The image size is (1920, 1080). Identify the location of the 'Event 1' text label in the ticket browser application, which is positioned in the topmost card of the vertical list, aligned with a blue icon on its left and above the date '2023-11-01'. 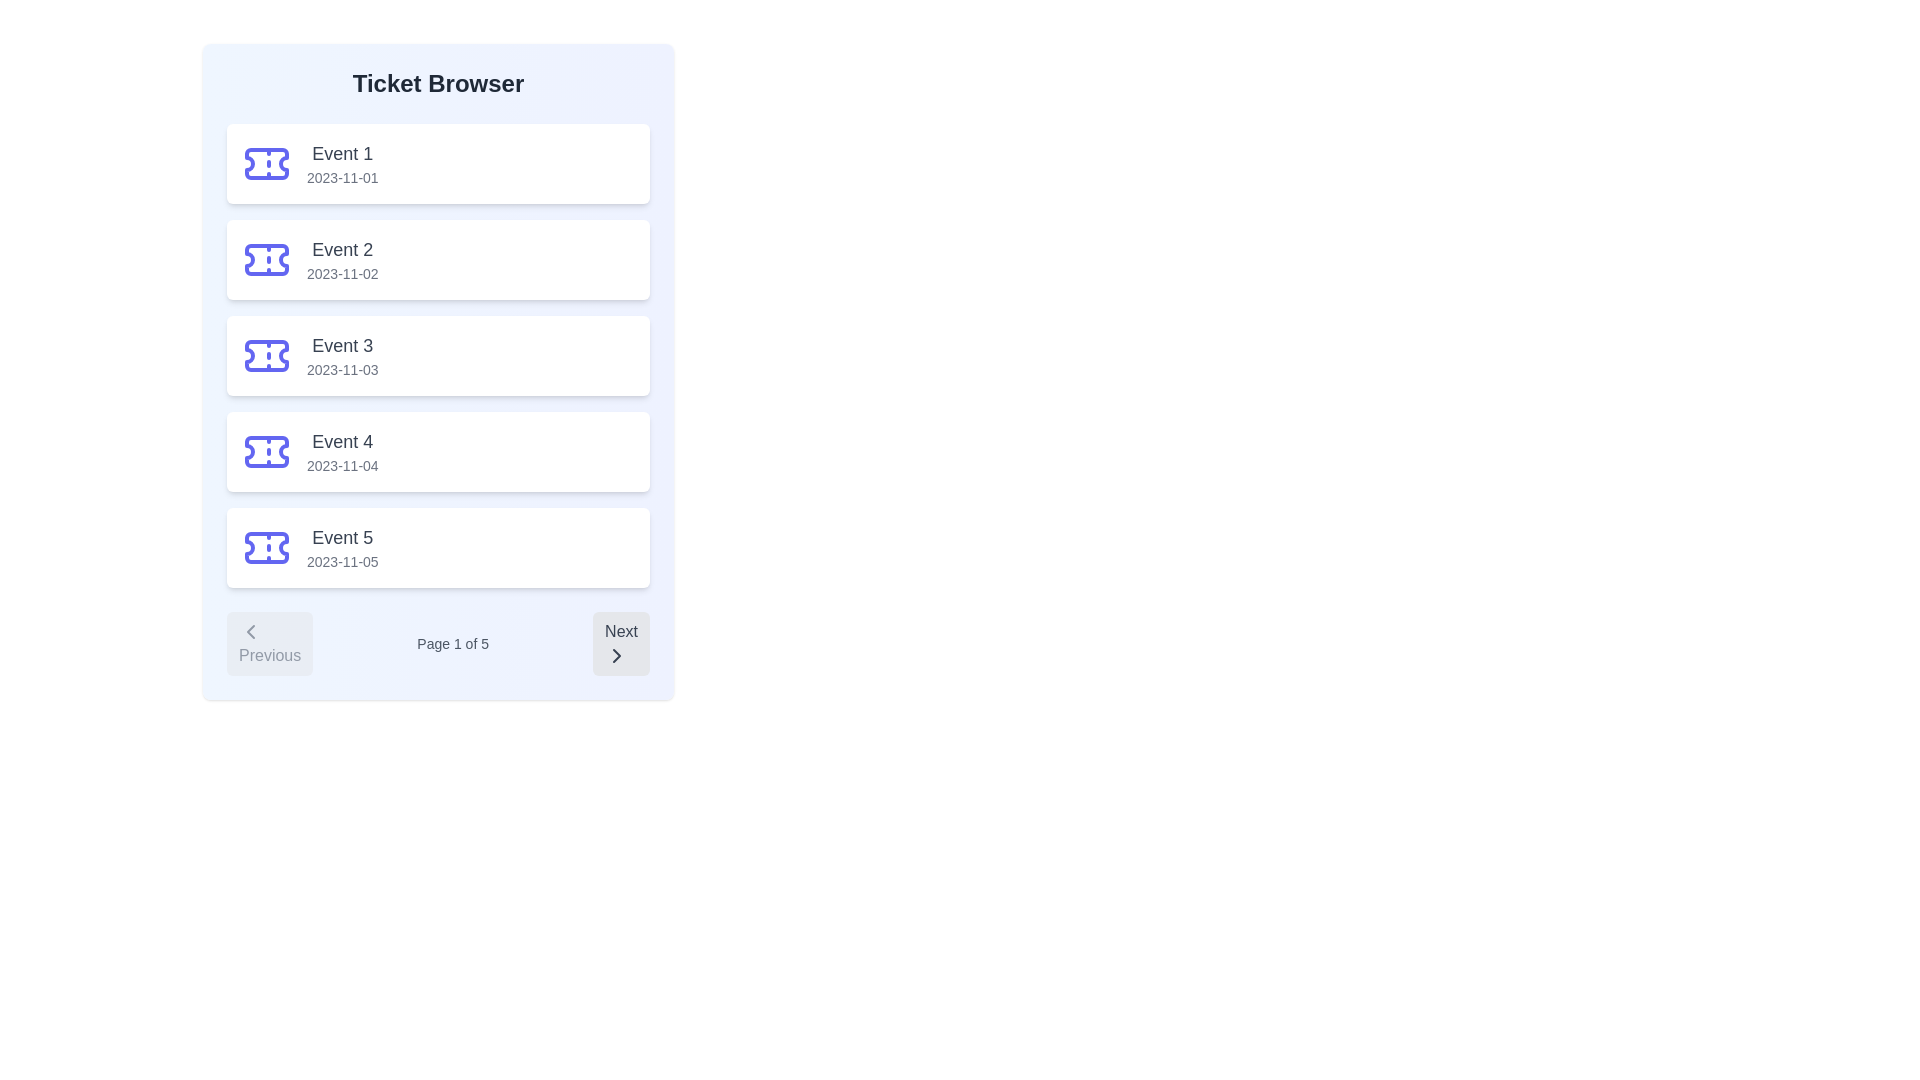
(342, 153).